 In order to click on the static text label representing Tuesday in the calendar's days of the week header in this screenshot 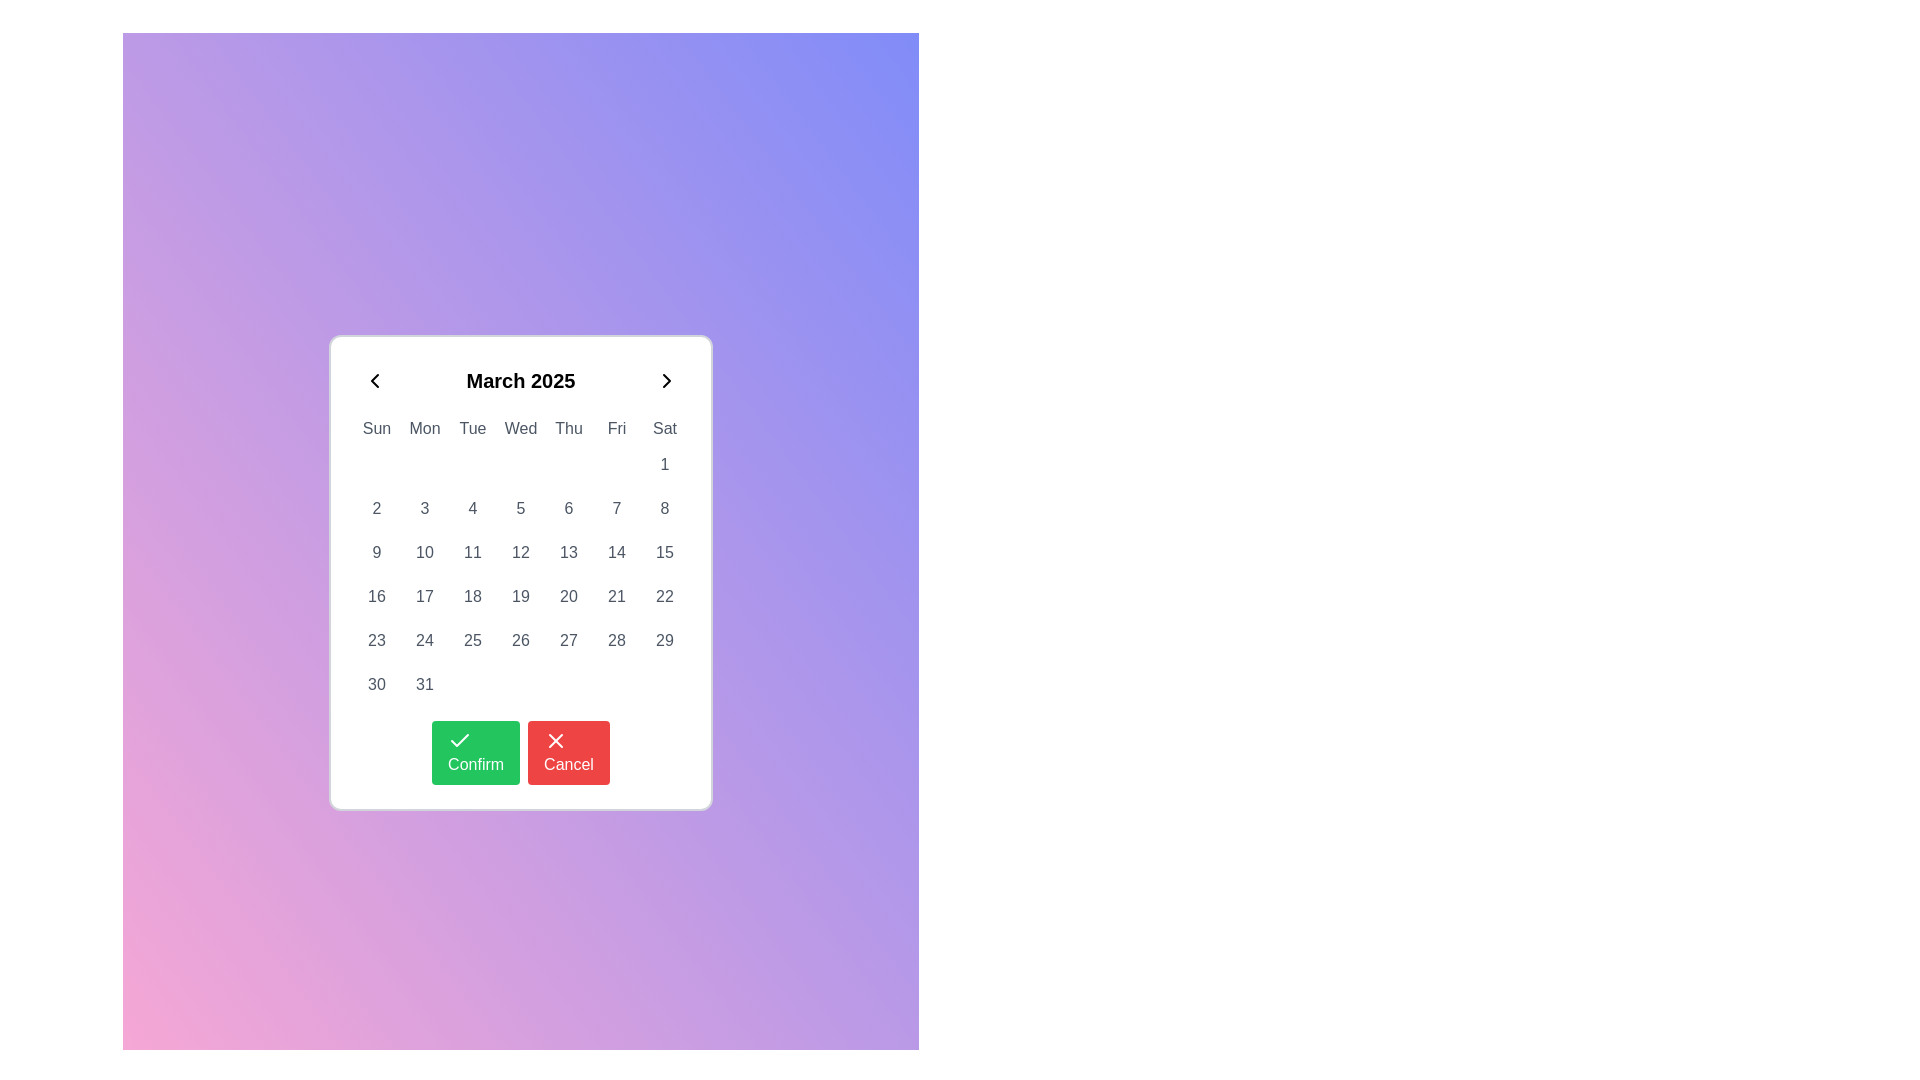, I will do `click(472, 427)`.